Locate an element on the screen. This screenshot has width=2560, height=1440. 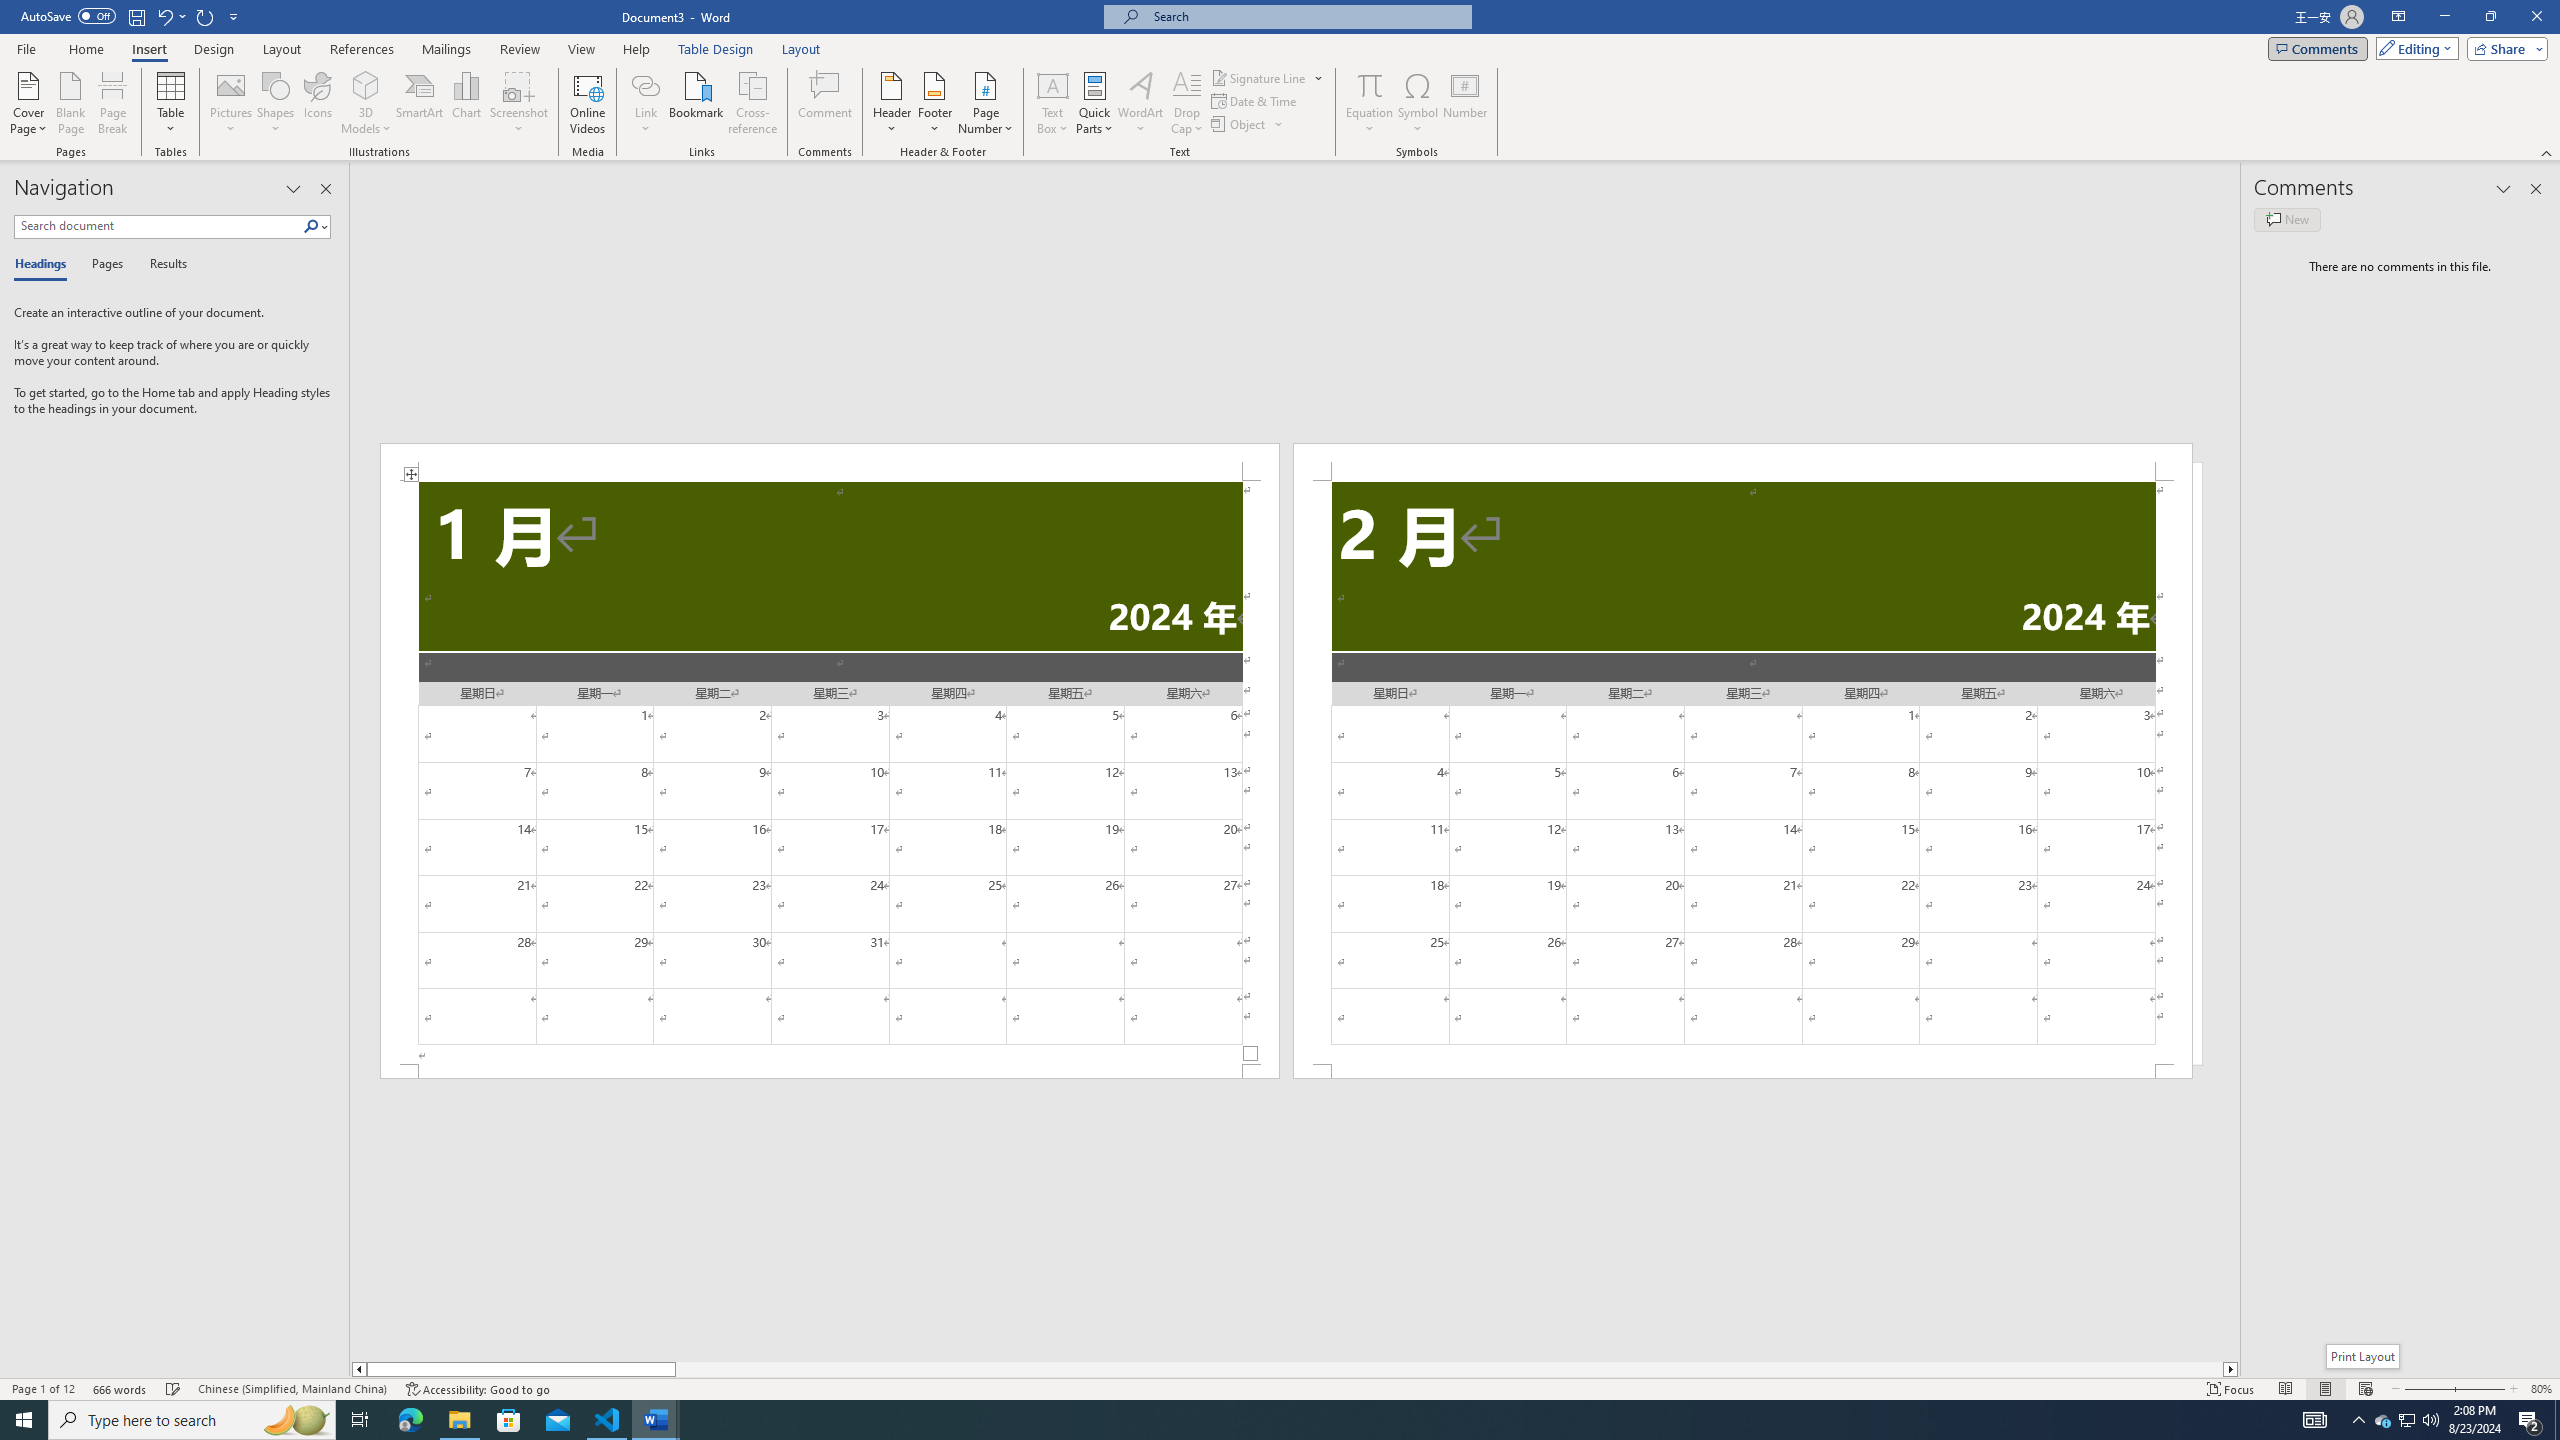
'Shapes' is located at coordinates (276, 103).